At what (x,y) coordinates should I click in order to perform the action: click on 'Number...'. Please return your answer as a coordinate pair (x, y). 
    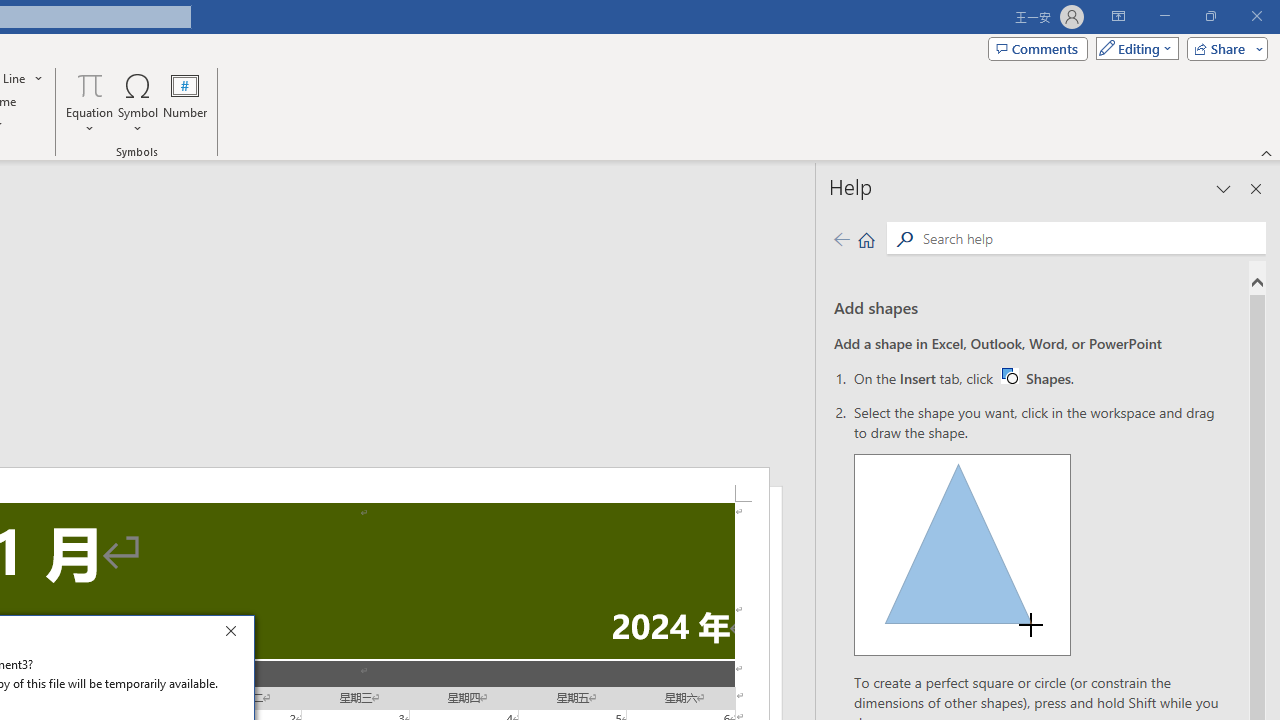
    Looking at the image, I should click on (185, 103).